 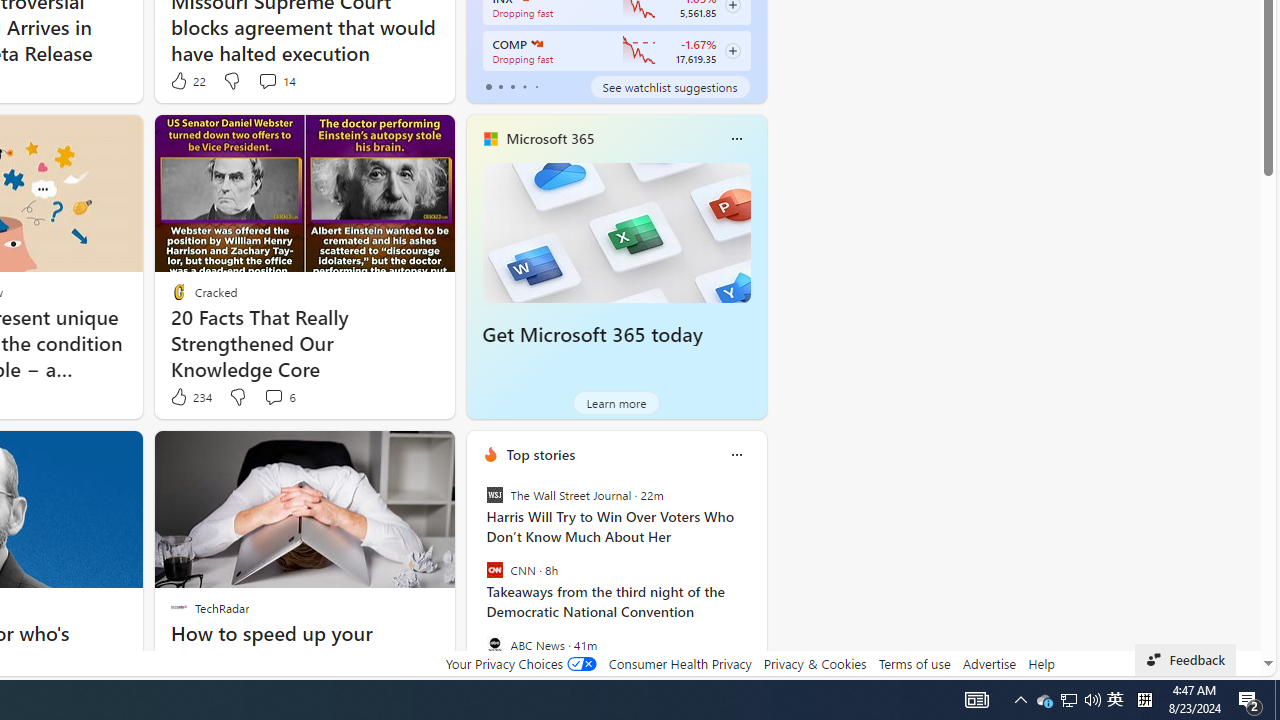 What do you see at coordinates (540, 454) in the screenshot?
I see `'Top stories'` at bounding box center [540, 454].